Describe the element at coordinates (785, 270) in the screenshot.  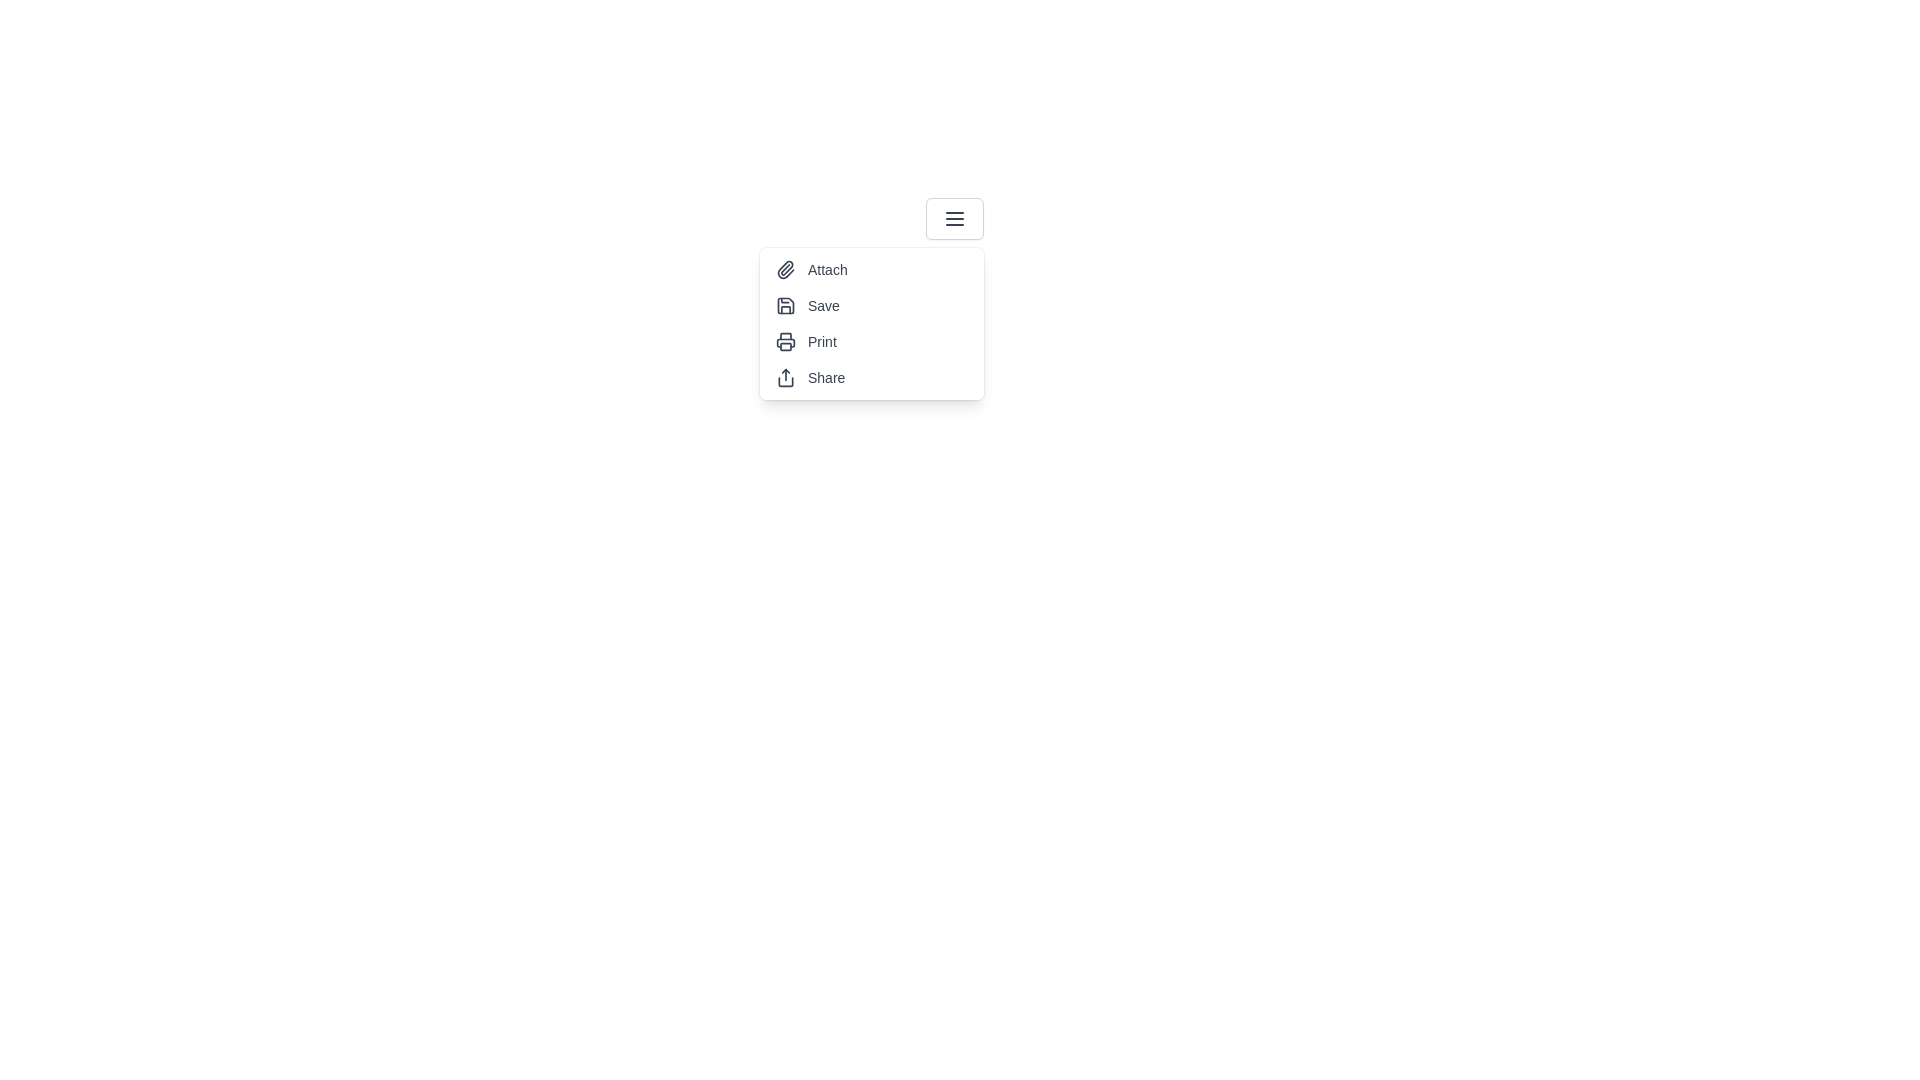
I see `the paperclip icon located next to the 'Attach' label in the dropdown menu` at that location.